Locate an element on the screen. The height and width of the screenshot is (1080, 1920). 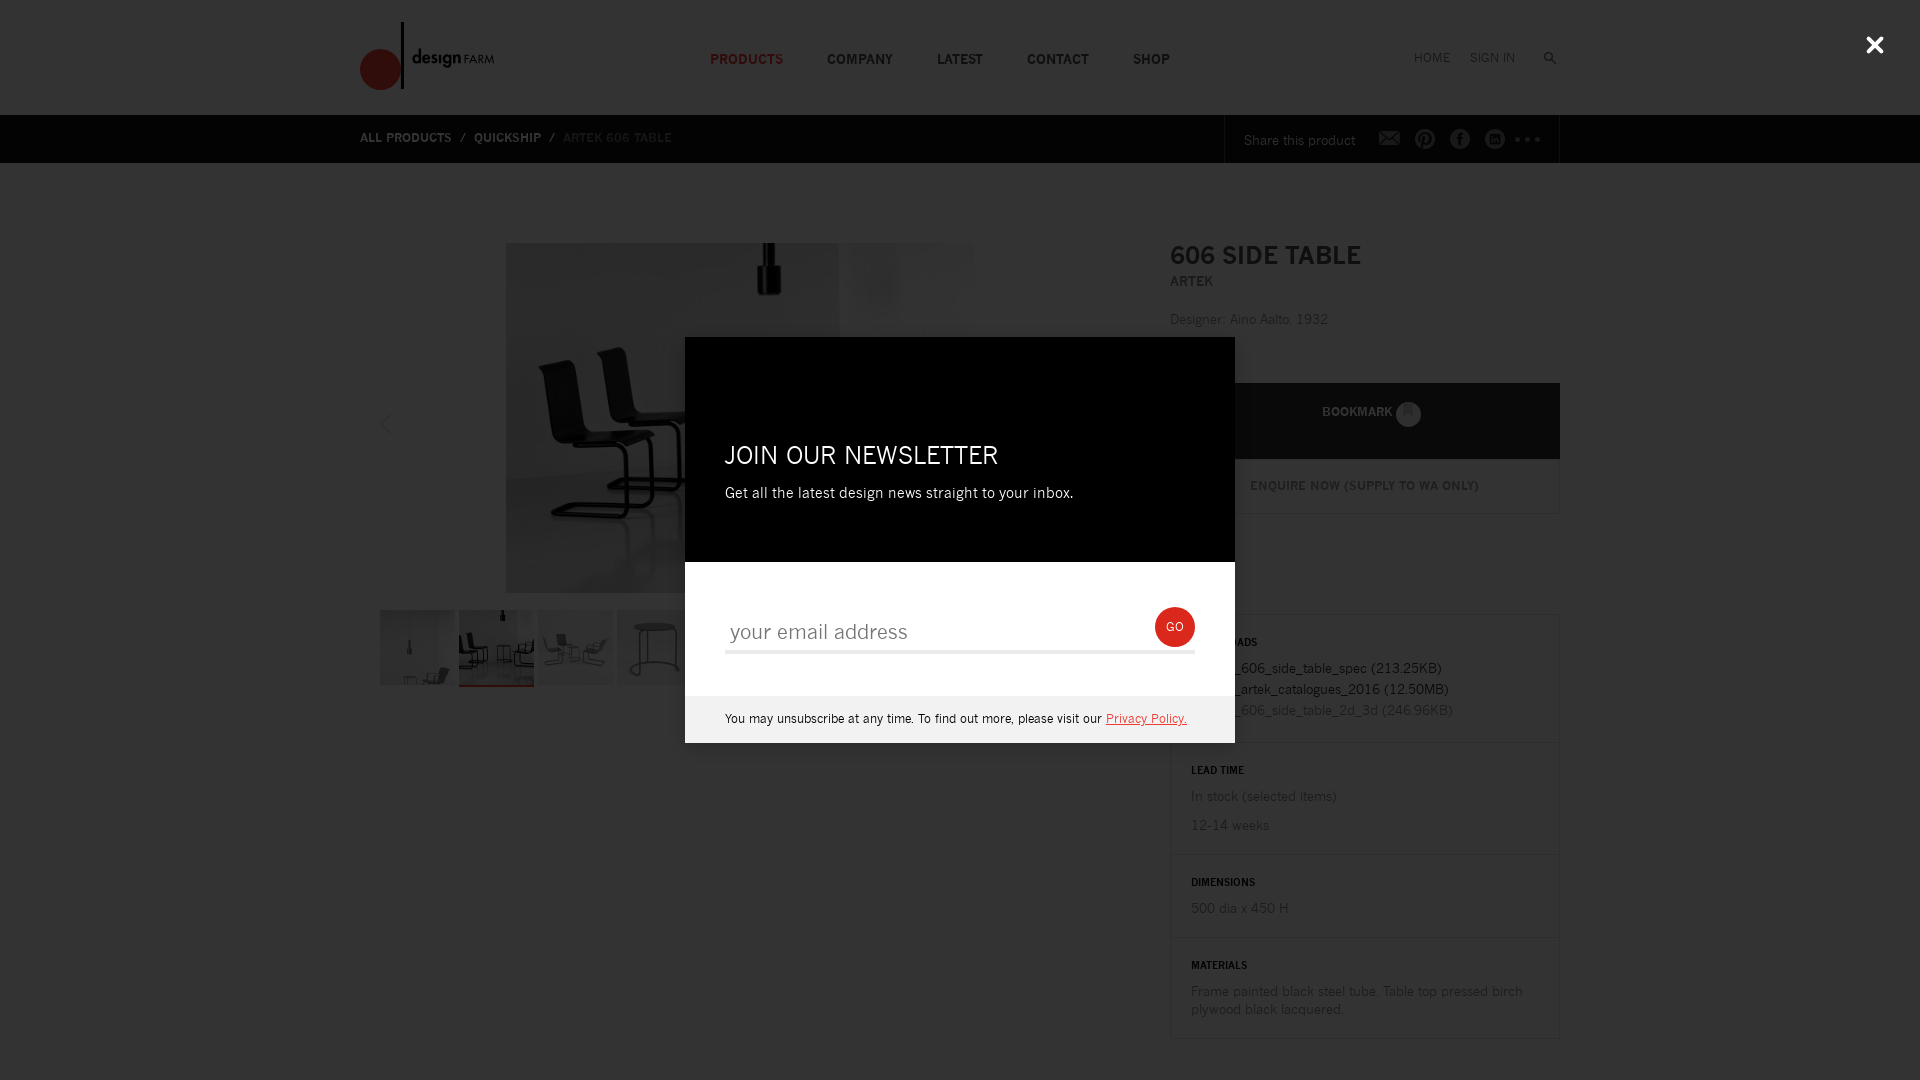
'BOOKMARK is located at coordinates (1363, 419).